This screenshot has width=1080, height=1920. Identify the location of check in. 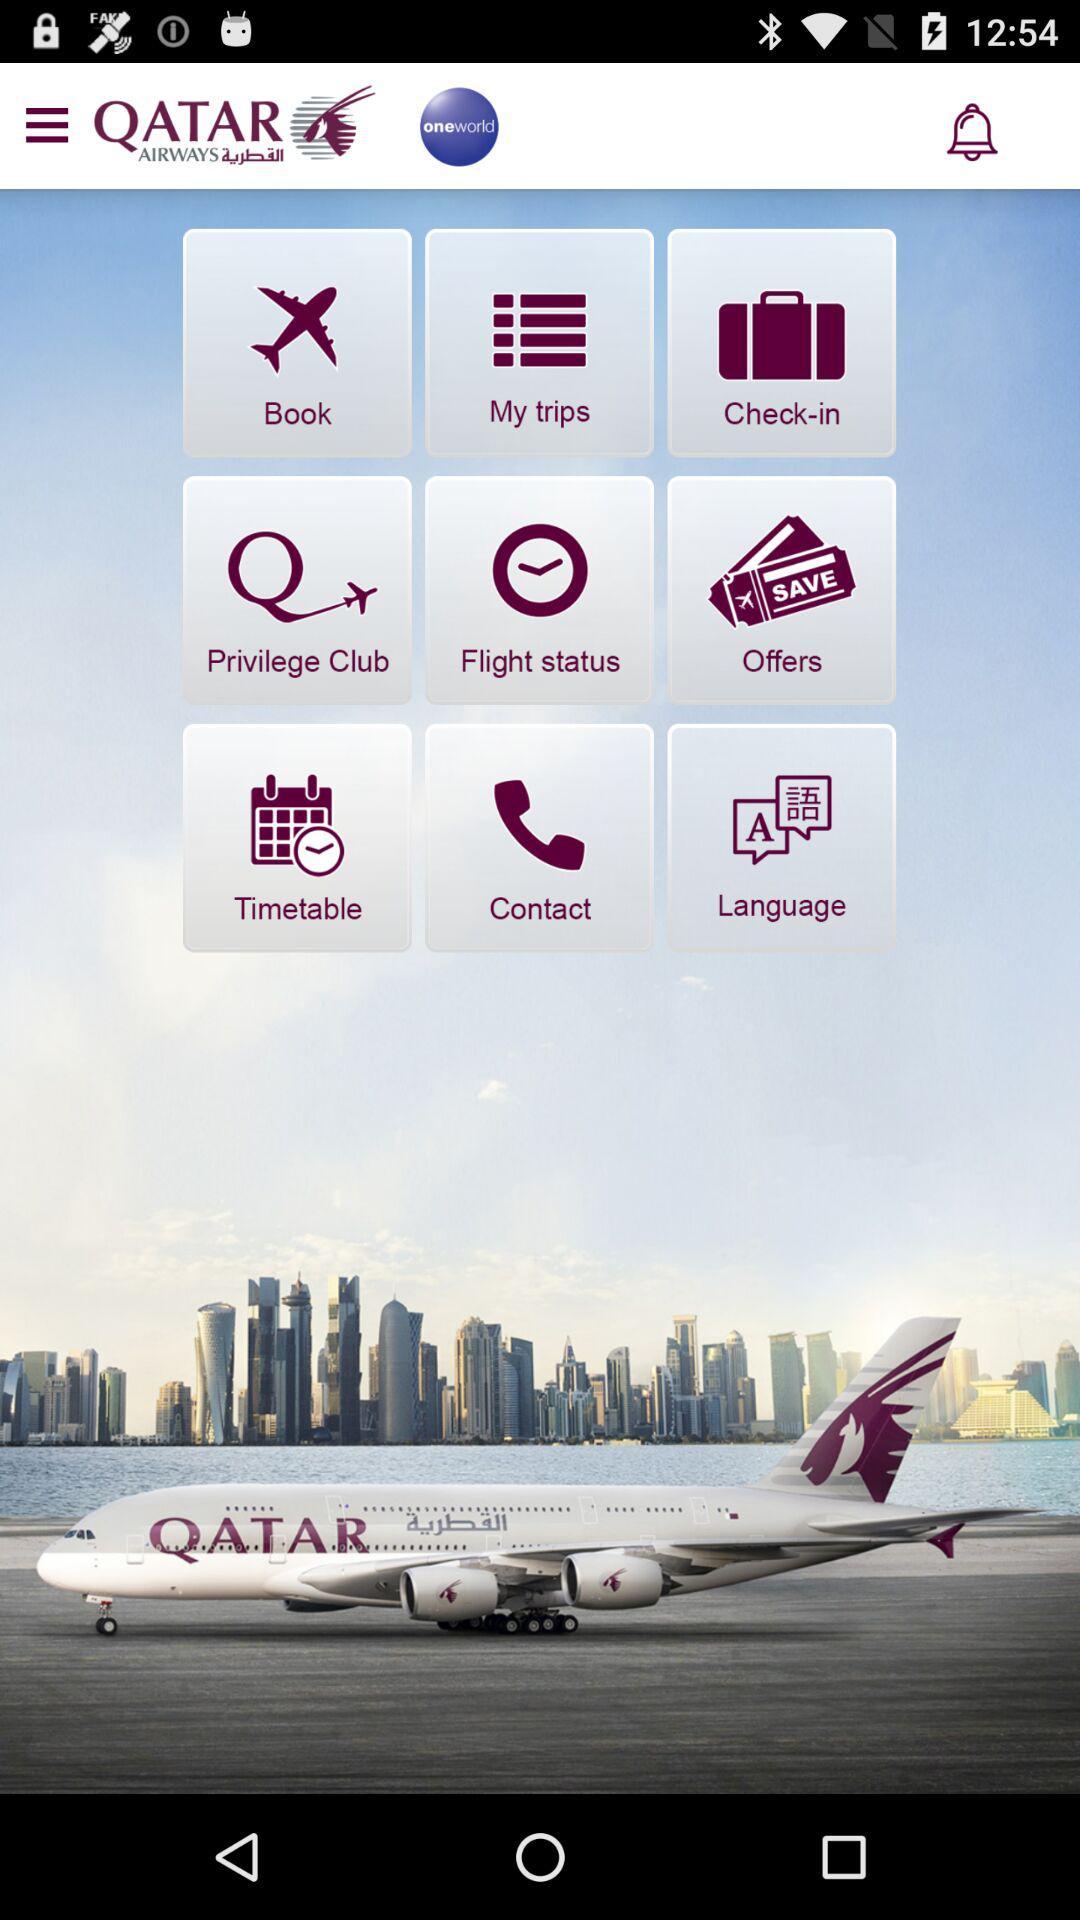
(780, 343).